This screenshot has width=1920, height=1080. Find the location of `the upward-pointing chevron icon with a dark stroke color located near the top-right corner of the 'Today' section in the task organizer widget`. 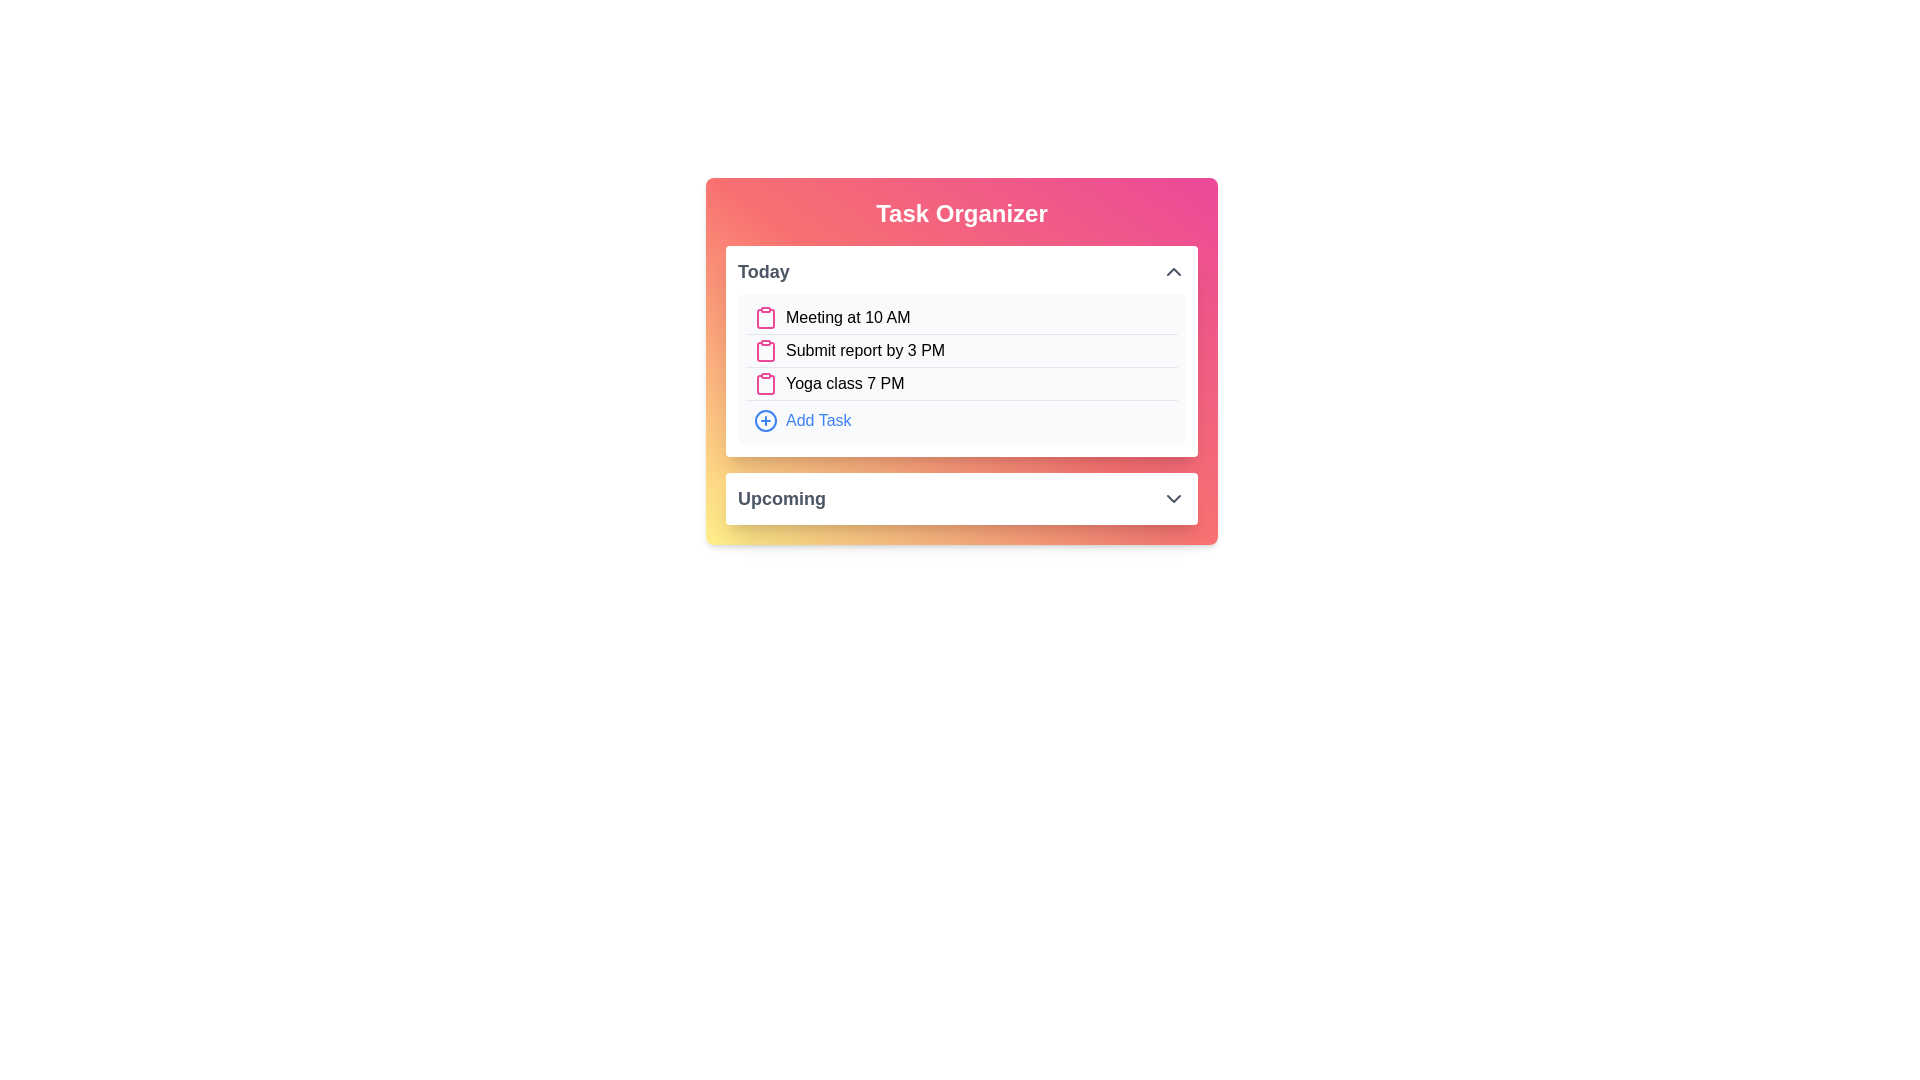

the upward-pointing chevron icon with a dark stroke color located near the top-right corner of the 'Today' section in the task organizer widget is located at coordinates (1174, 272).